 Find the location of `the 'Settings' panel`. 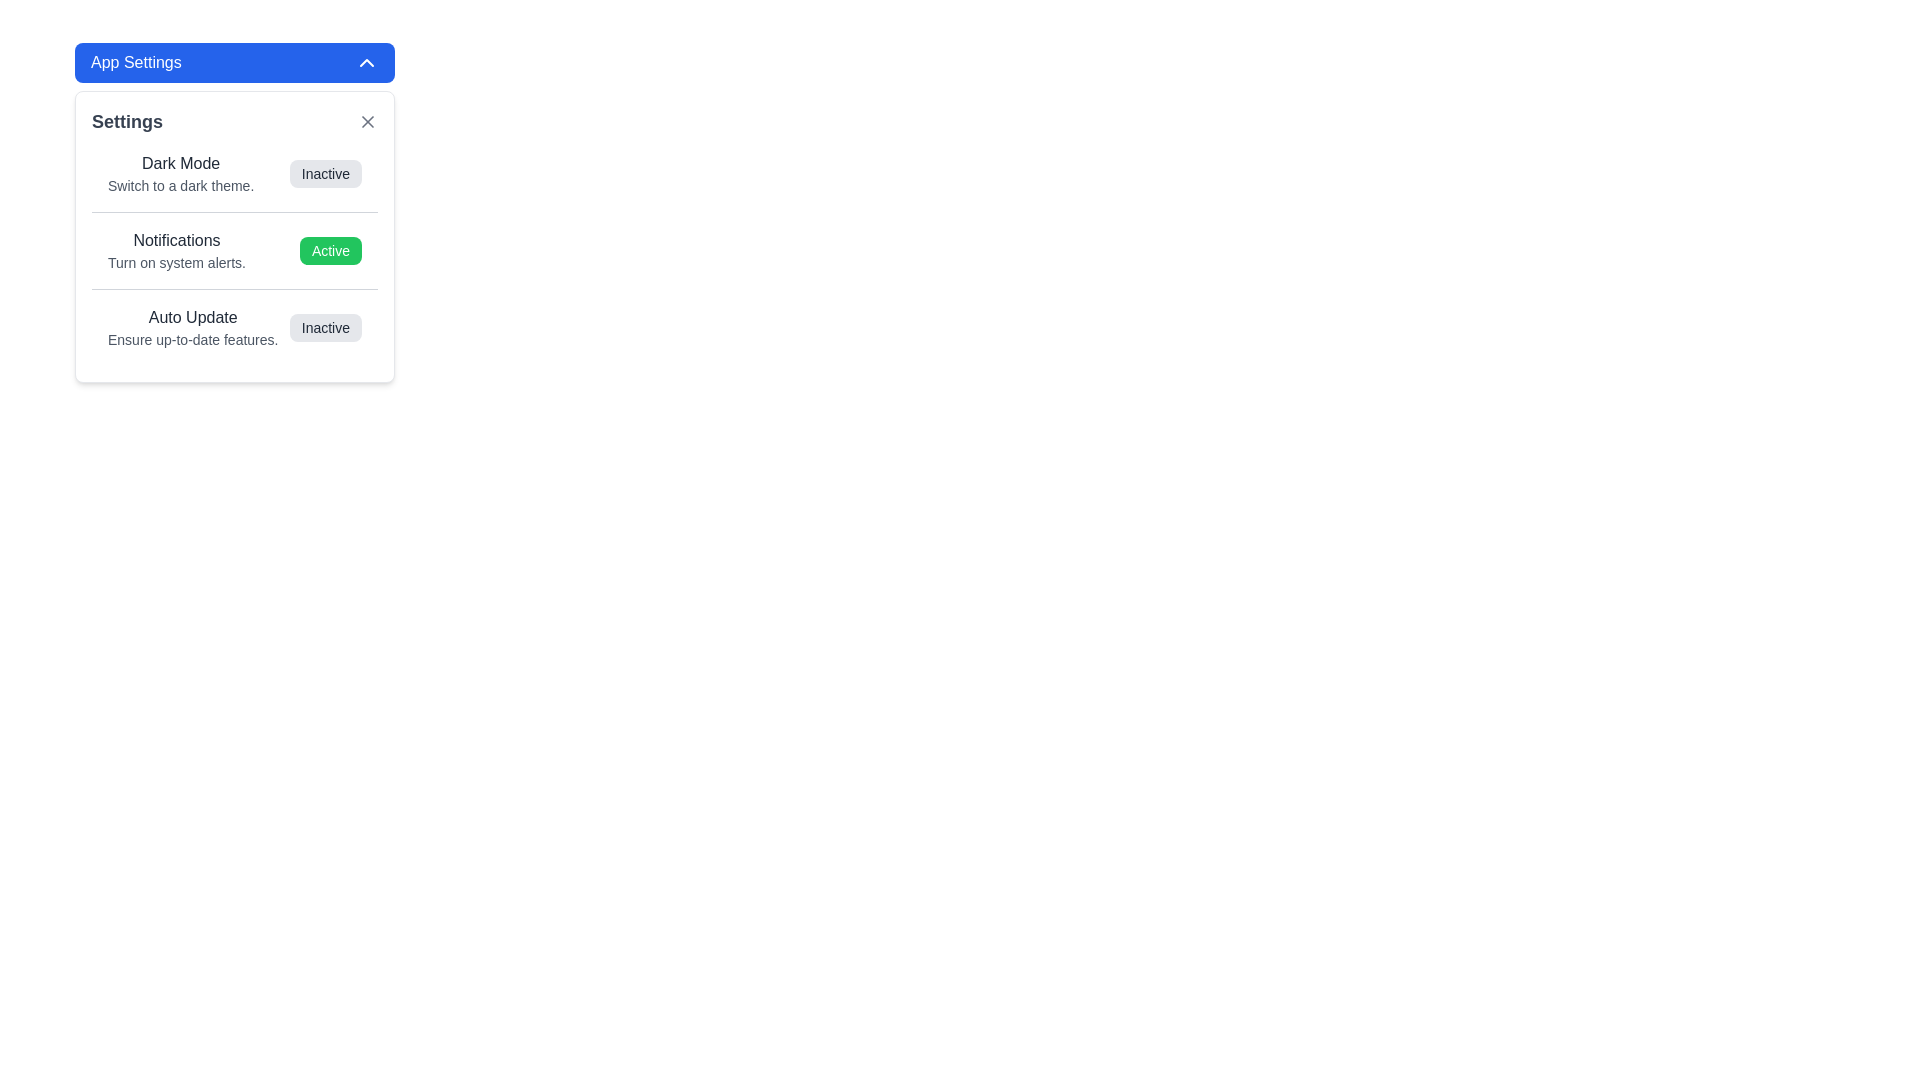

the 'Settings' panel is located at coordinates (235, 235).